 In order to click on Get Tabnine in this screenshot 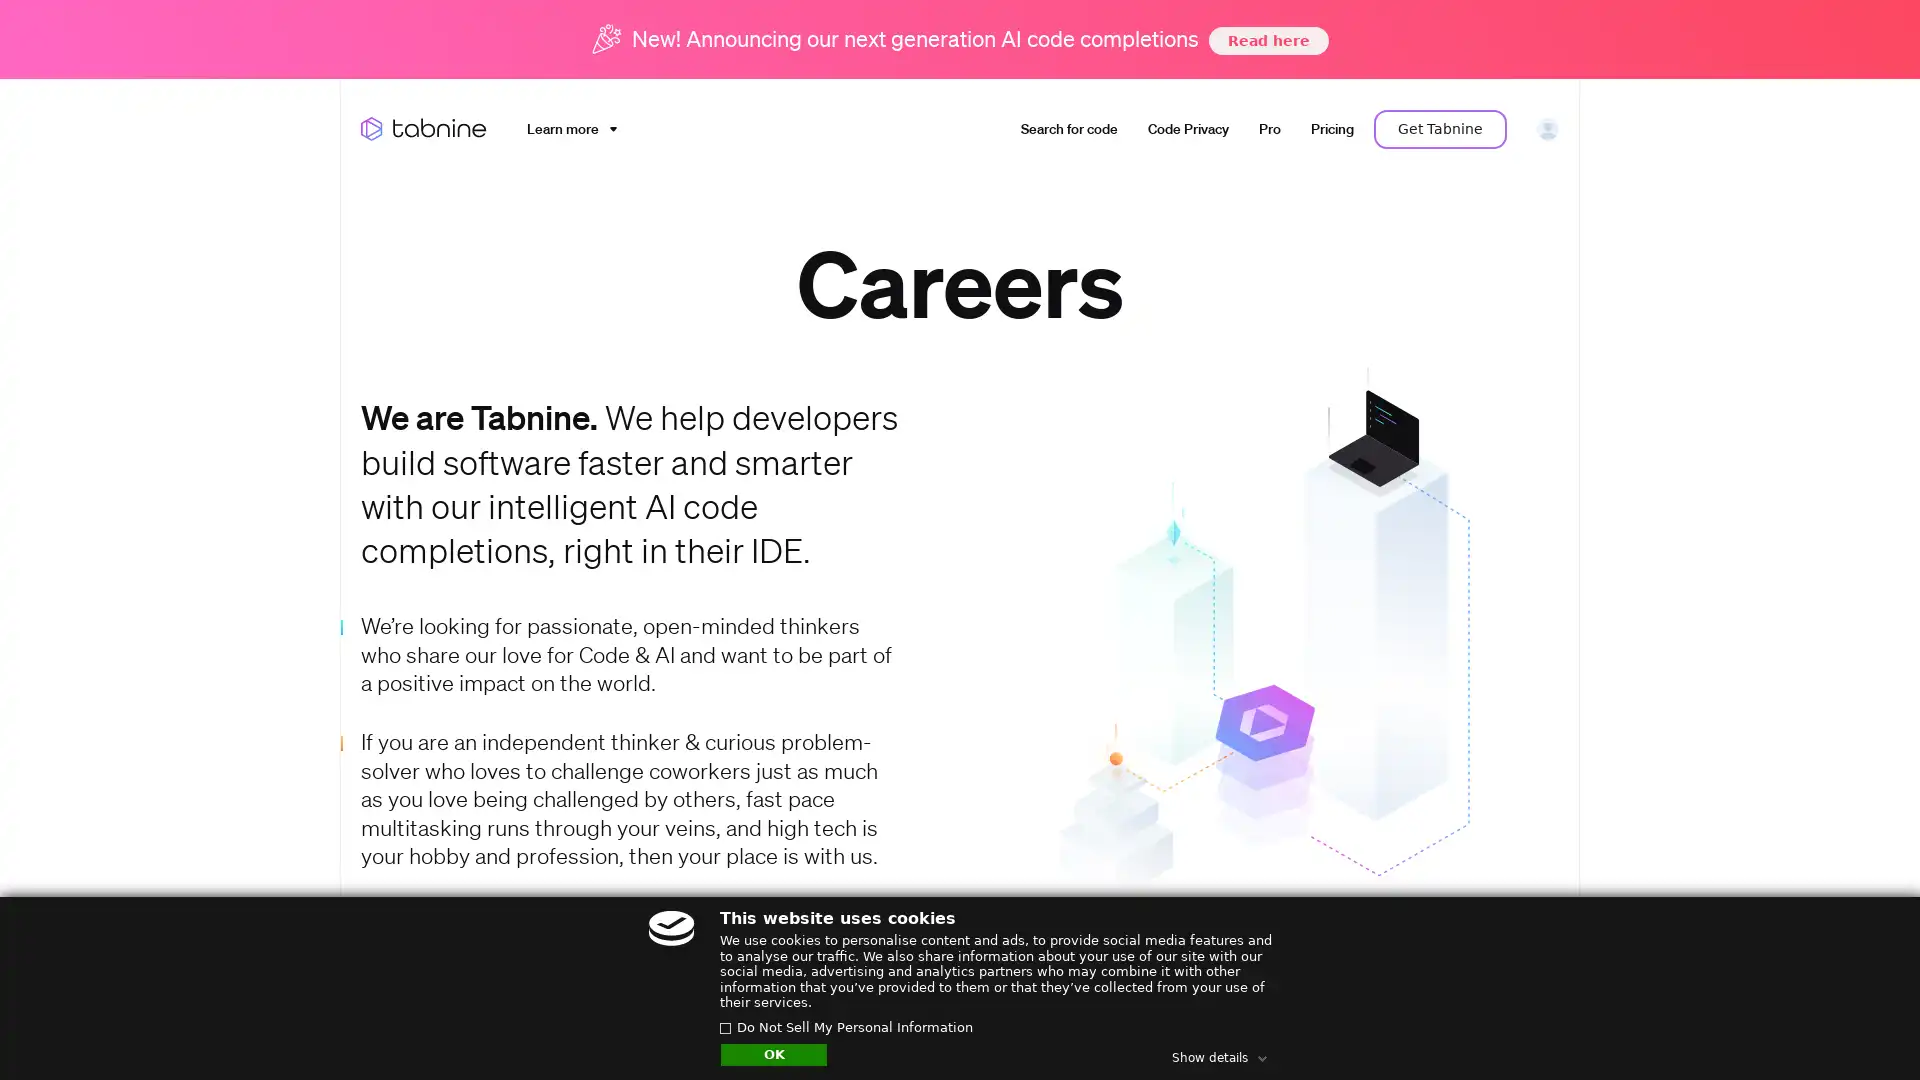, I will do `click(1440, 128)`.